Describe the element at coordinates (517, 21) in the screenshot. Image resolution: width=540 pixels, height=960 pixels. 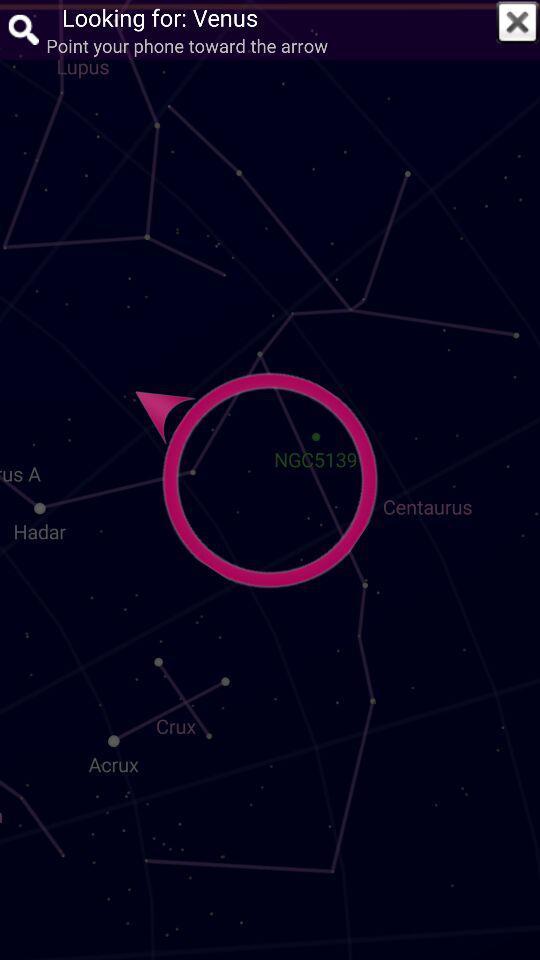
I see `the close icon` at that location.